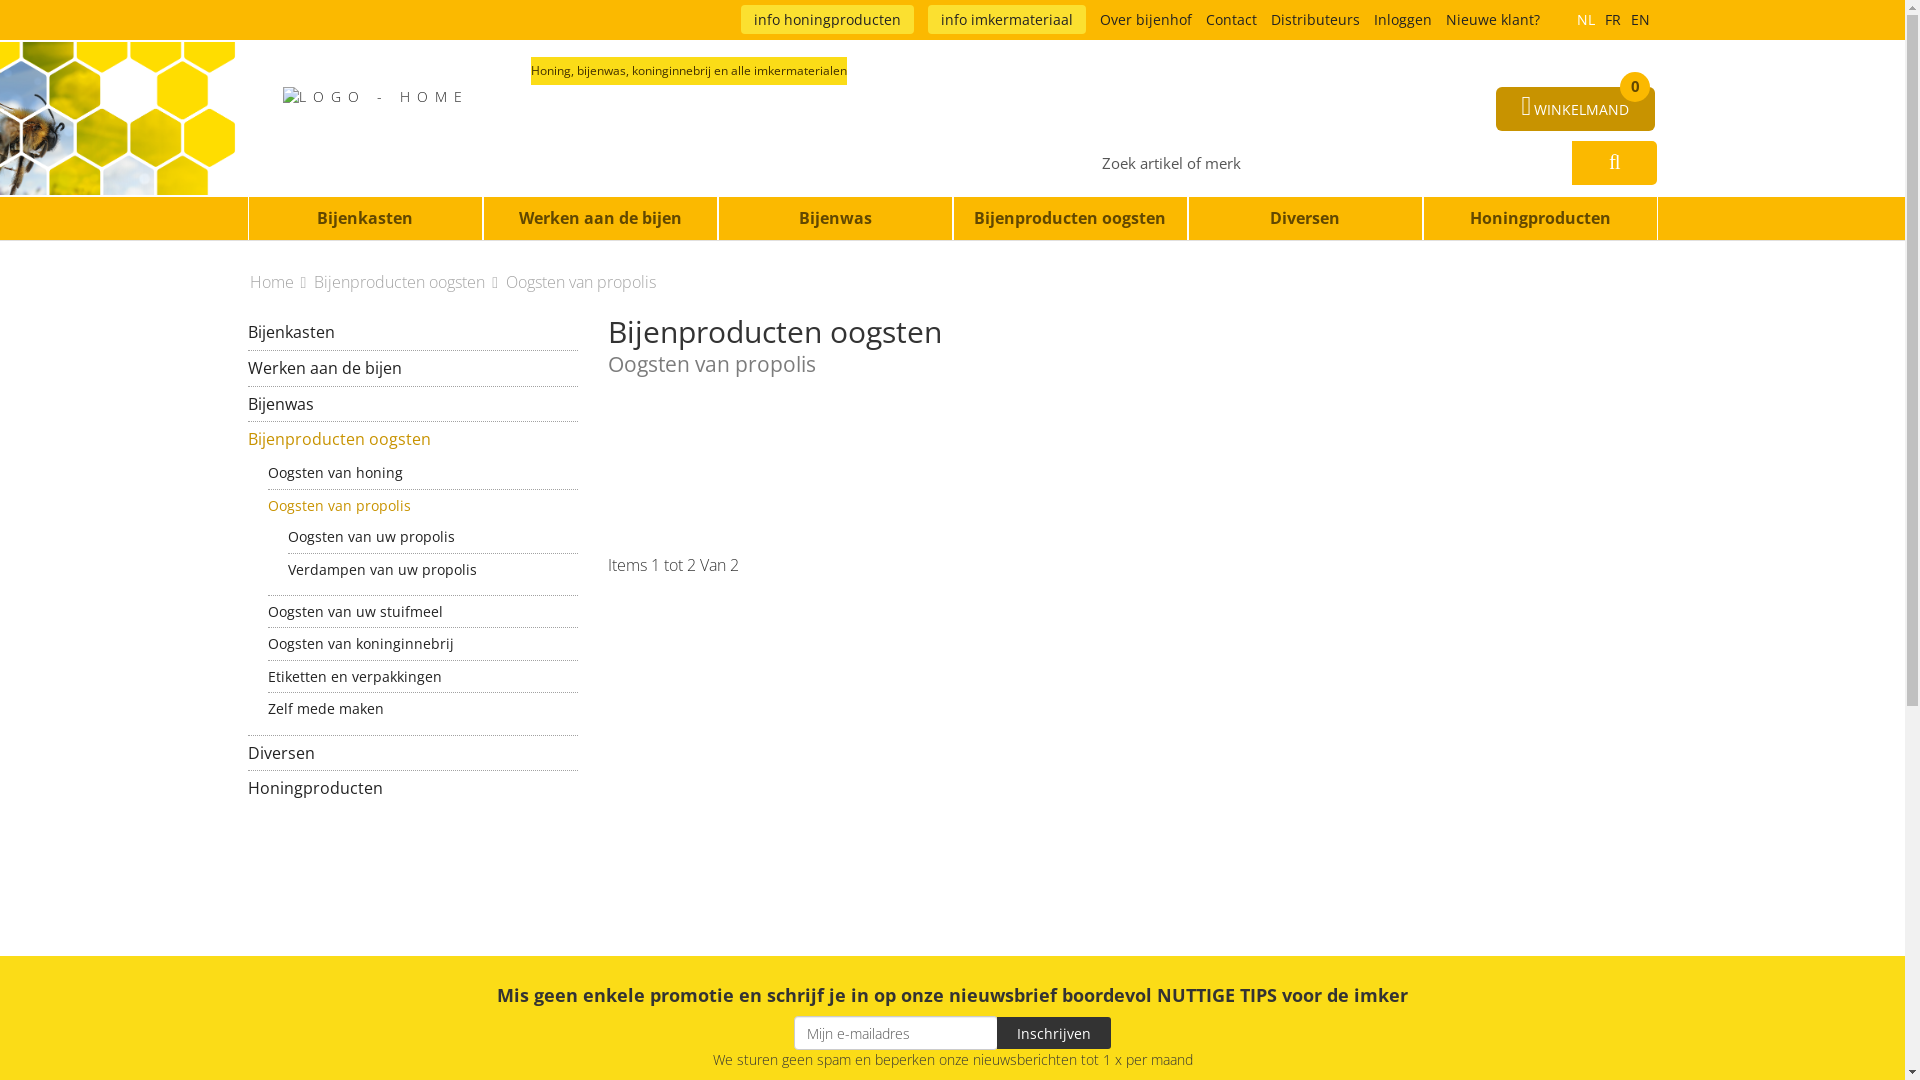 The image size is (1920, 1080). I want to click on 'Distributeurs', so click(1314, 19).